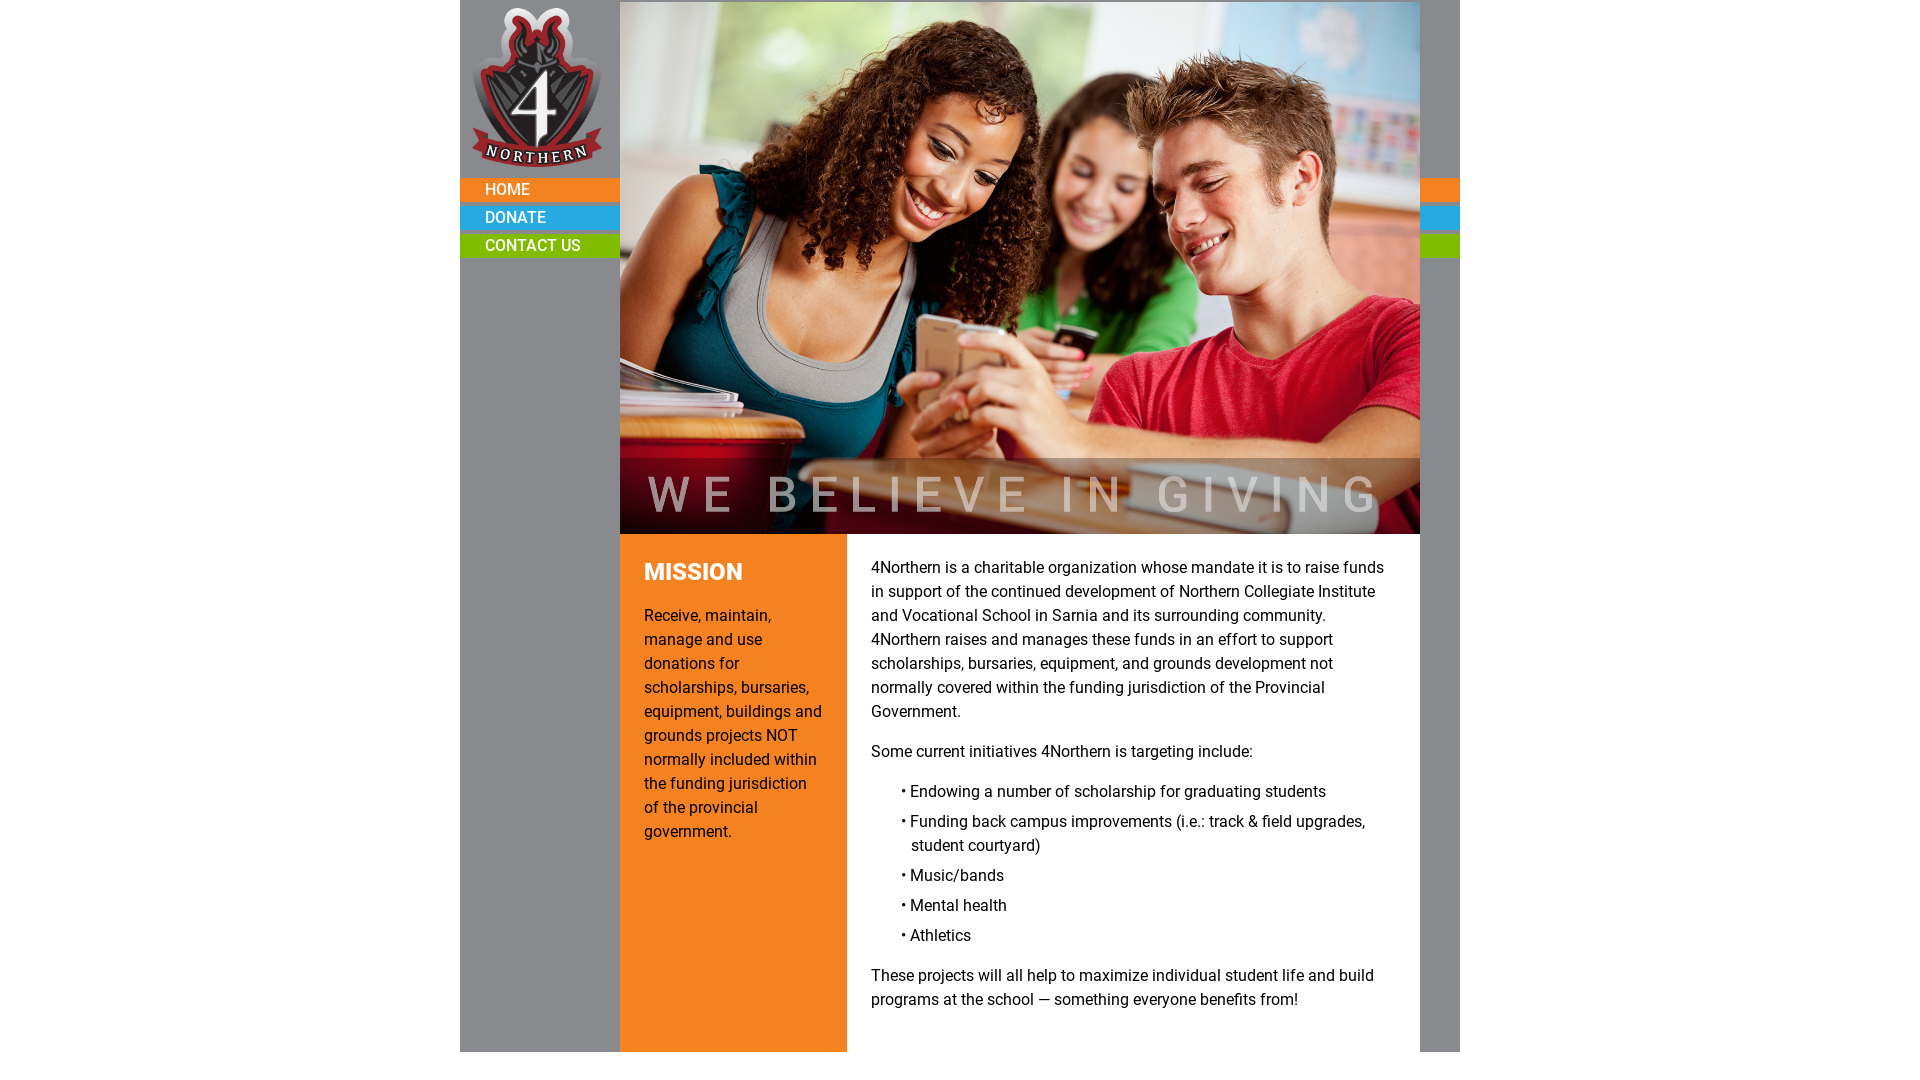 The height and width of the screenshot is (1080, 1920). What do you see at coordinates (515, 217) in the screenshot?
I see `'DONATE'` at bounding box center [515, 217].